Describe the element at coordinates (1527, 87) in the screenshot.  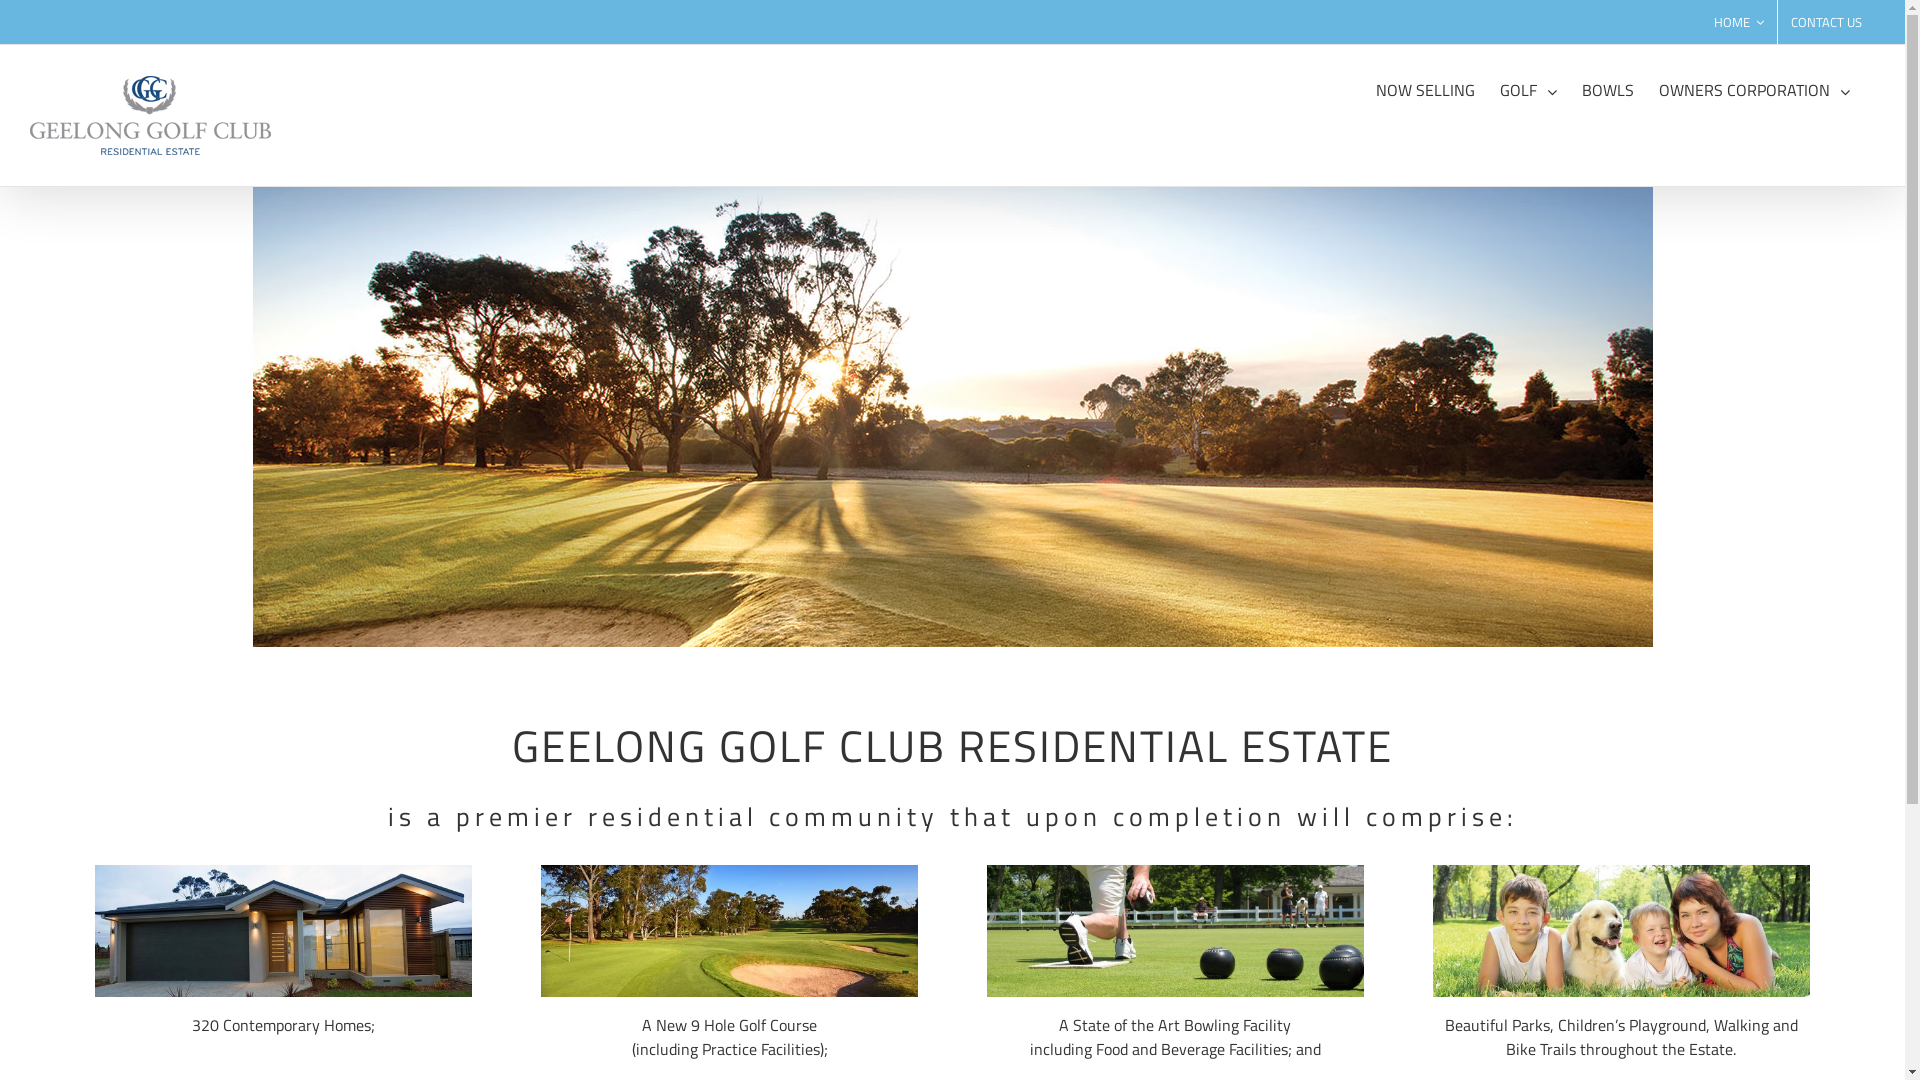
I see `'GOLF'` at that location.